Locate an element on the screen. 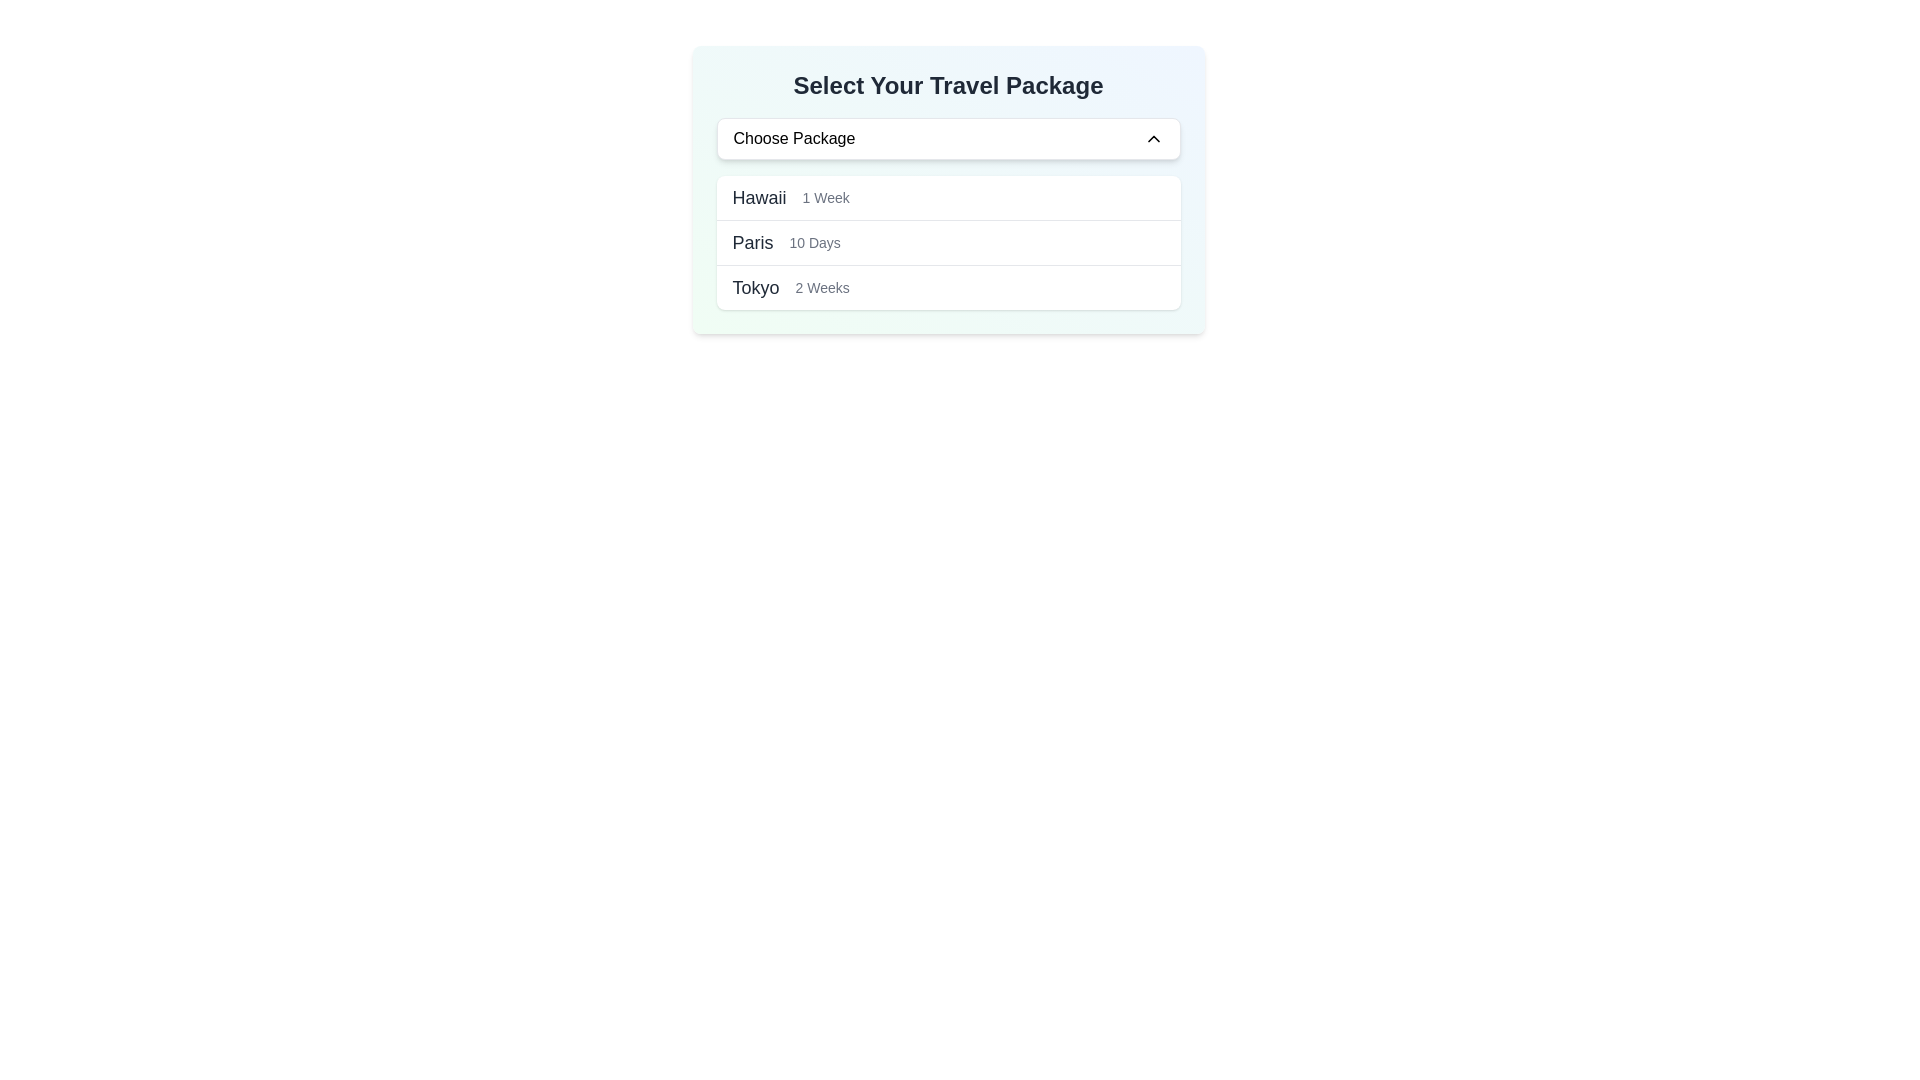 This screenshot has width=1920, height=1080. the 'Choose Package' label, which displays the text in black on a white background, located near the center-left of the dropdown interface is located at coordinates (793, 137).